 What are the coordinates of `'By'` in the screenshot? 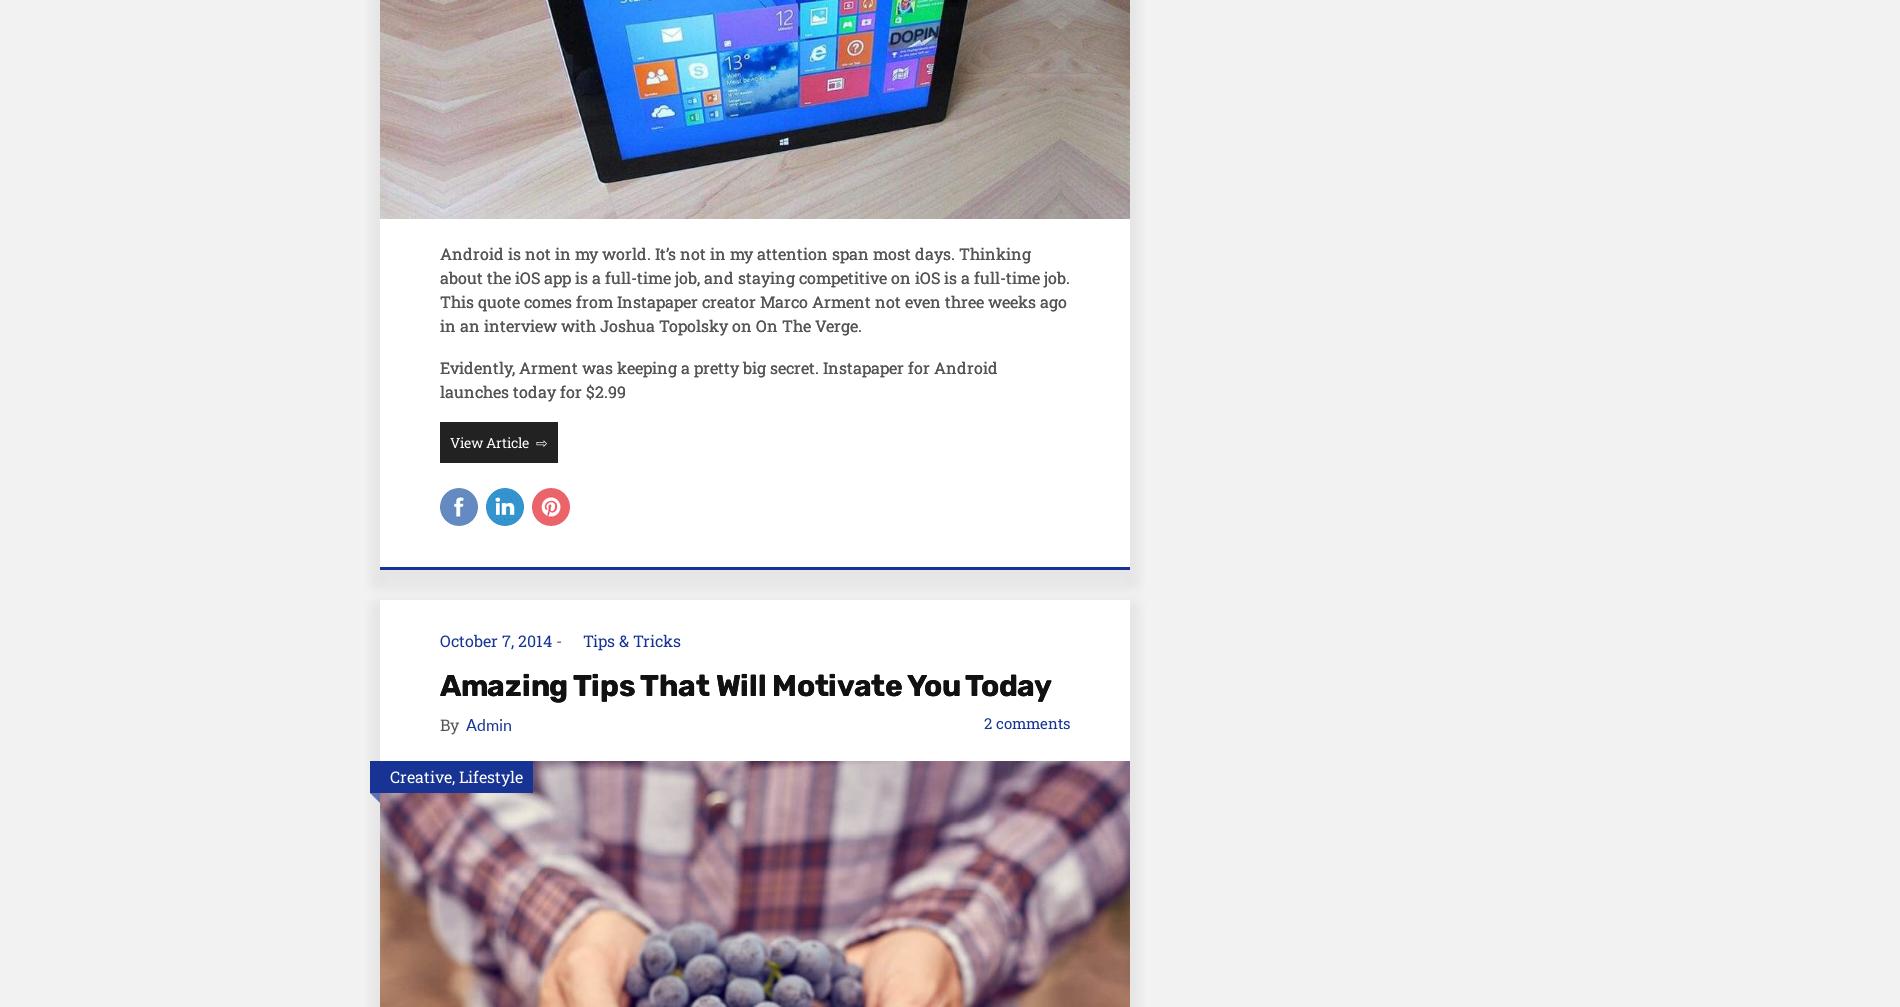 It's located at (450, 722).